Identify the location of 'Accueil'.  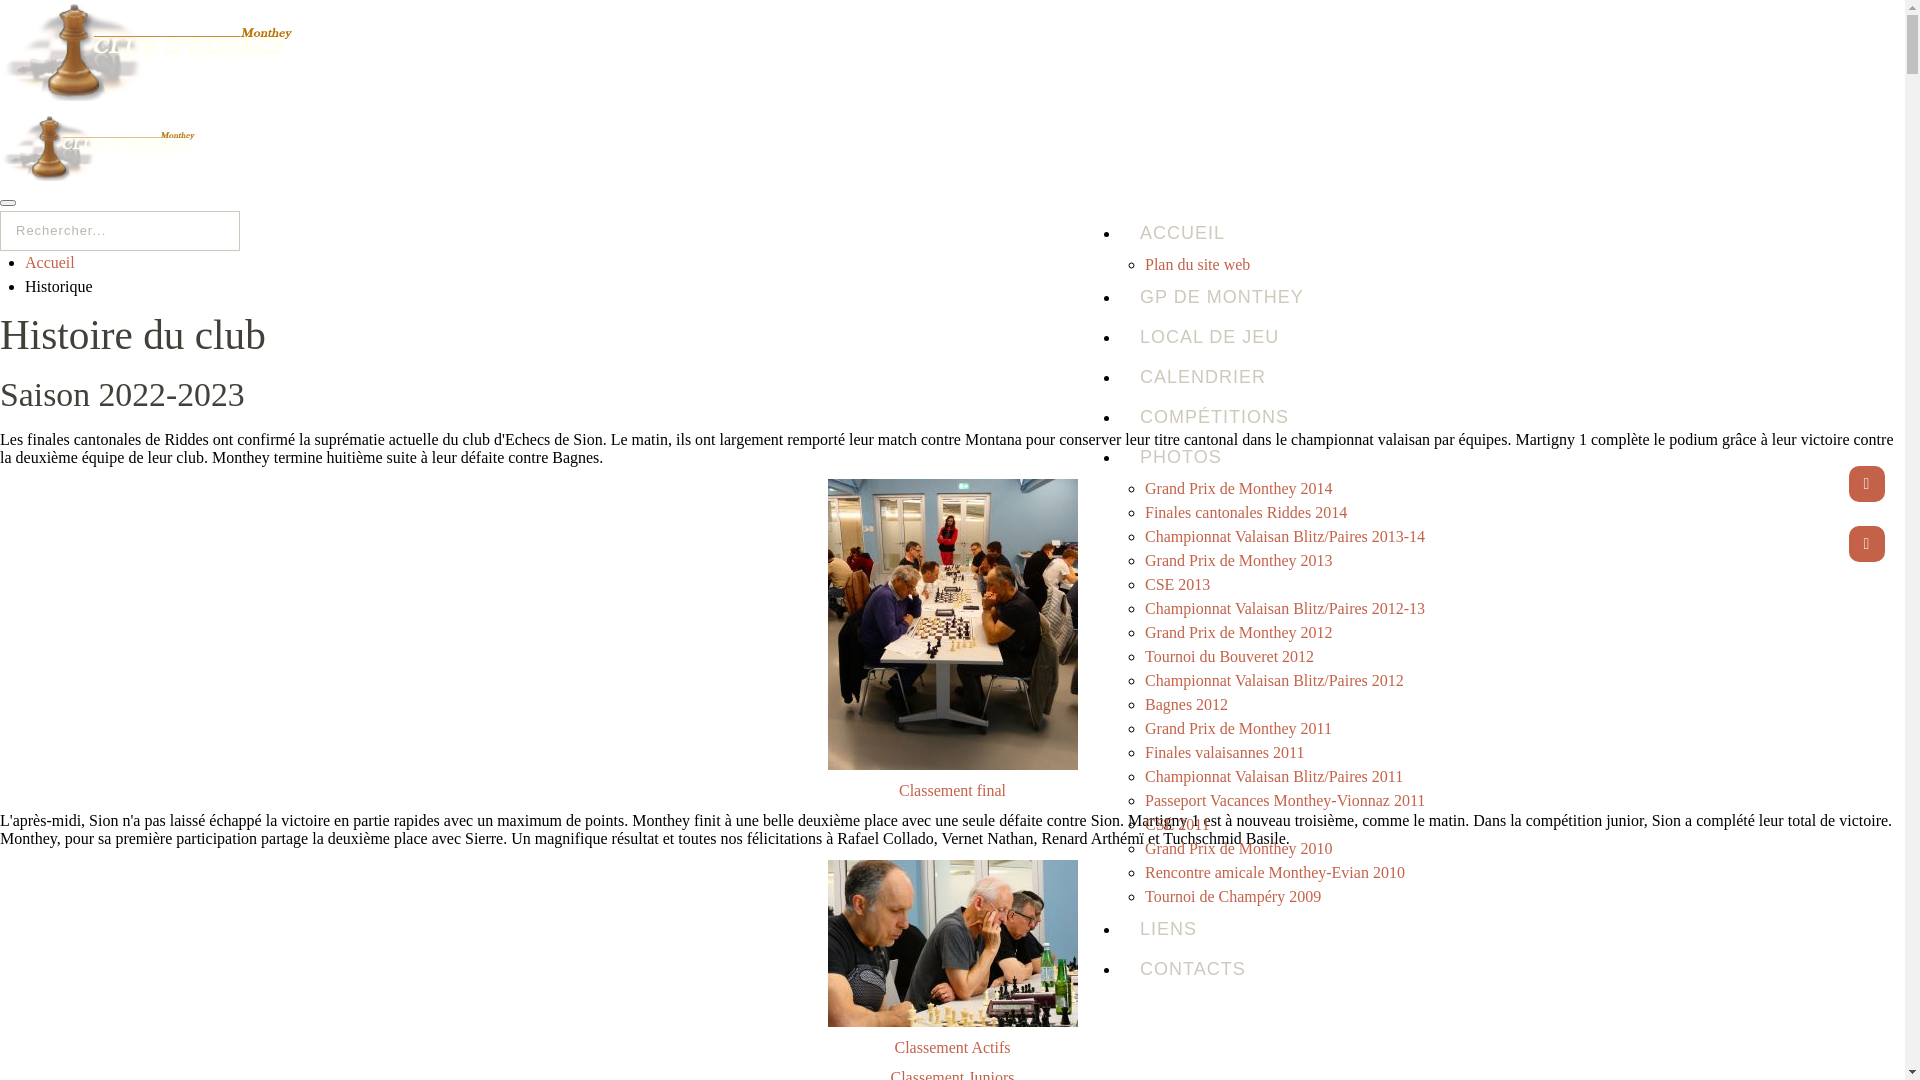
(24, 261).